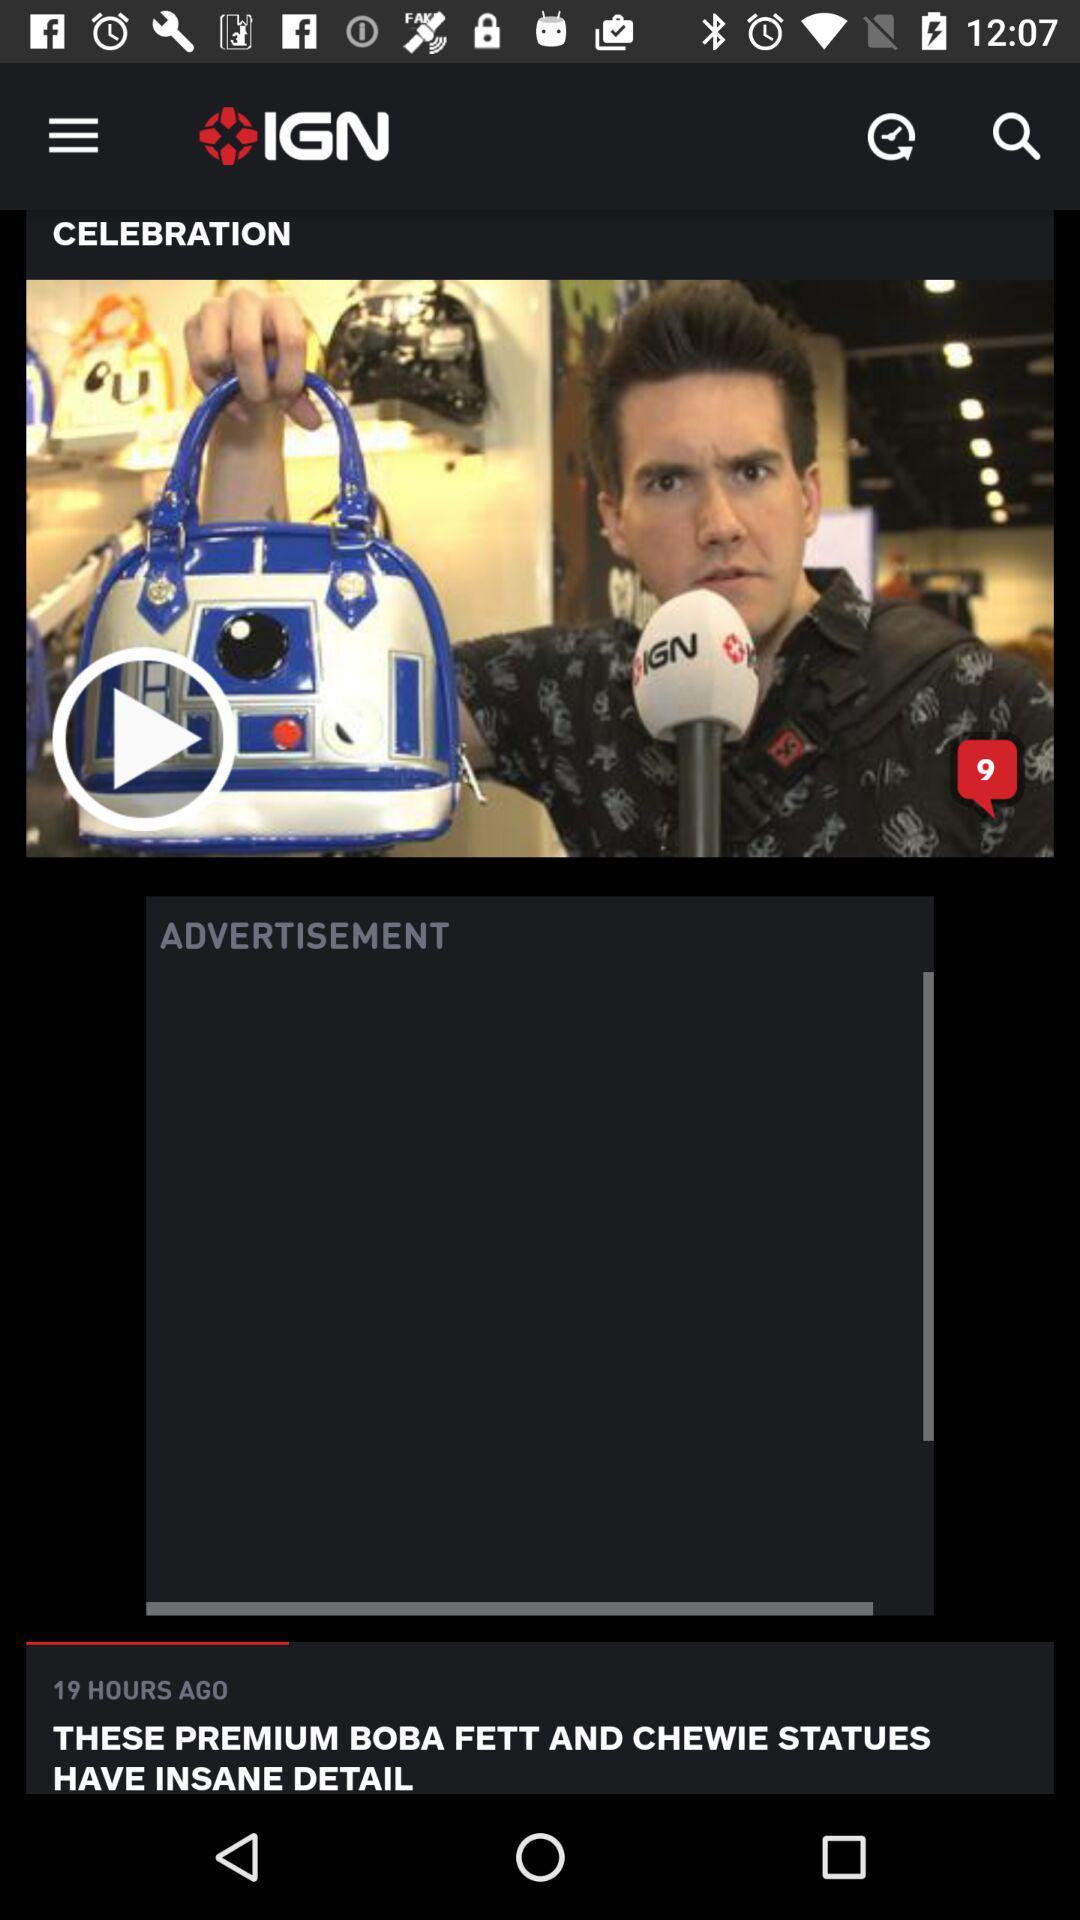 The width and height of the screenshot is (1080, 1920). I want to click on the icon above none of these, so click(890, 135).